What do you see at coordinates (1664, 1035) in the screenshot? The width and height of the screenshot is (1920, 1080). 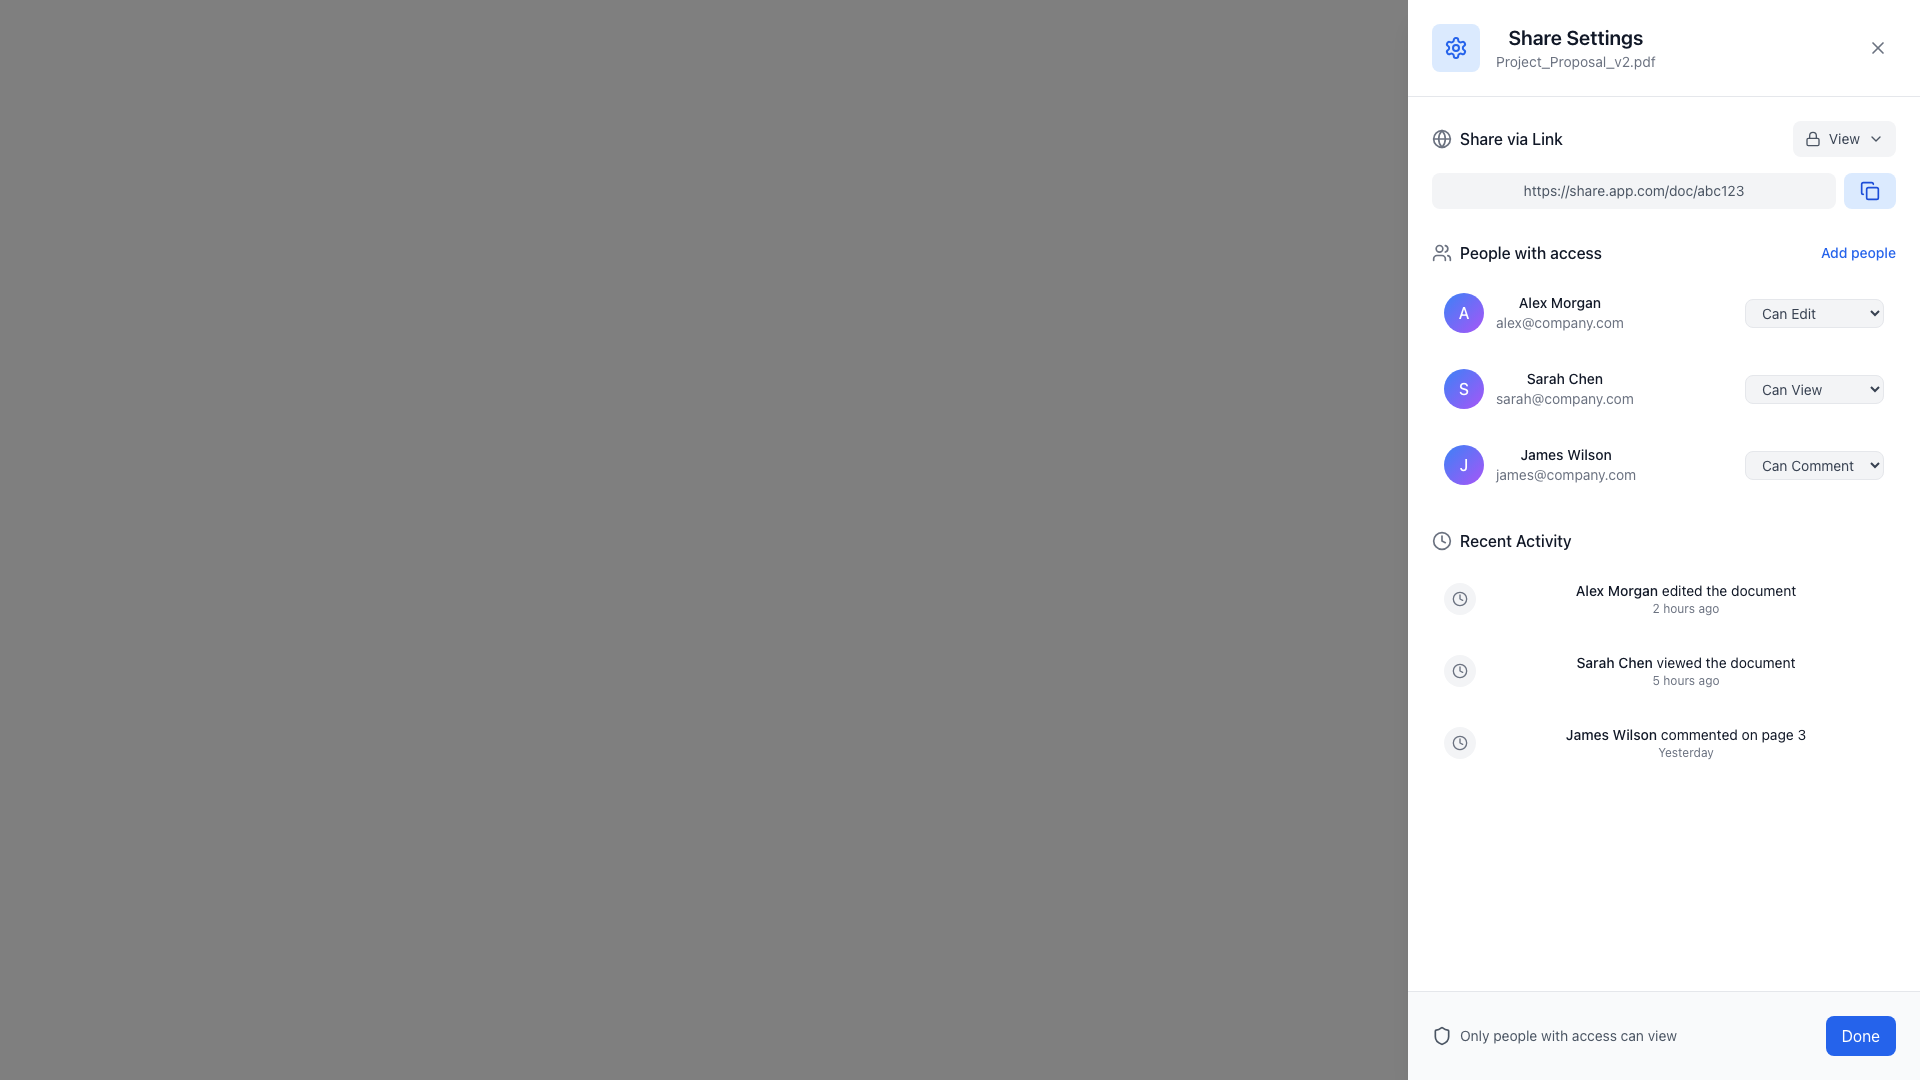 I see `text label in the horizontal layout at the bottom-right corner of the interface that informs users about access restrictions and provides a confirmation button` at bounding box center [1664, 1035].